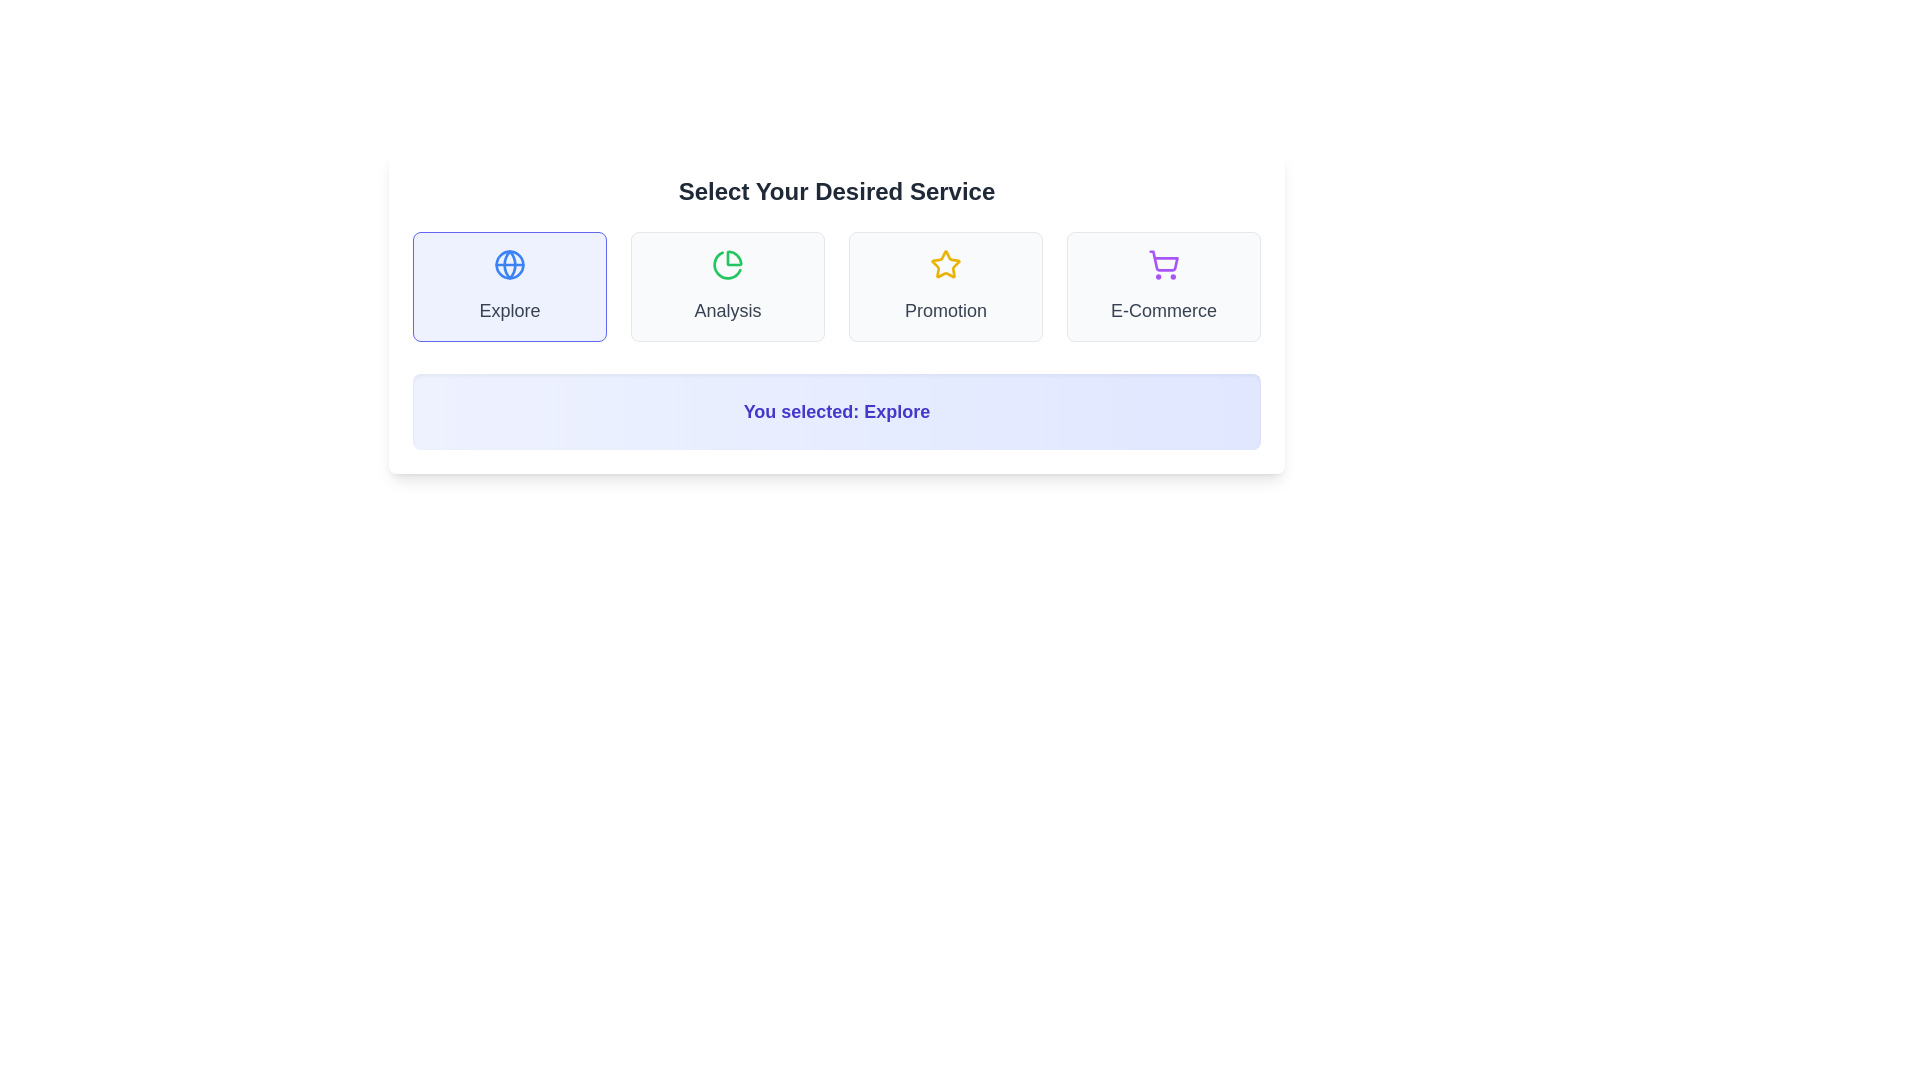  Describe the element at coordinates (509, 286) in the screenshot. I see `the first button in the horizontal grid layout to trigger a visual effect` at that location.